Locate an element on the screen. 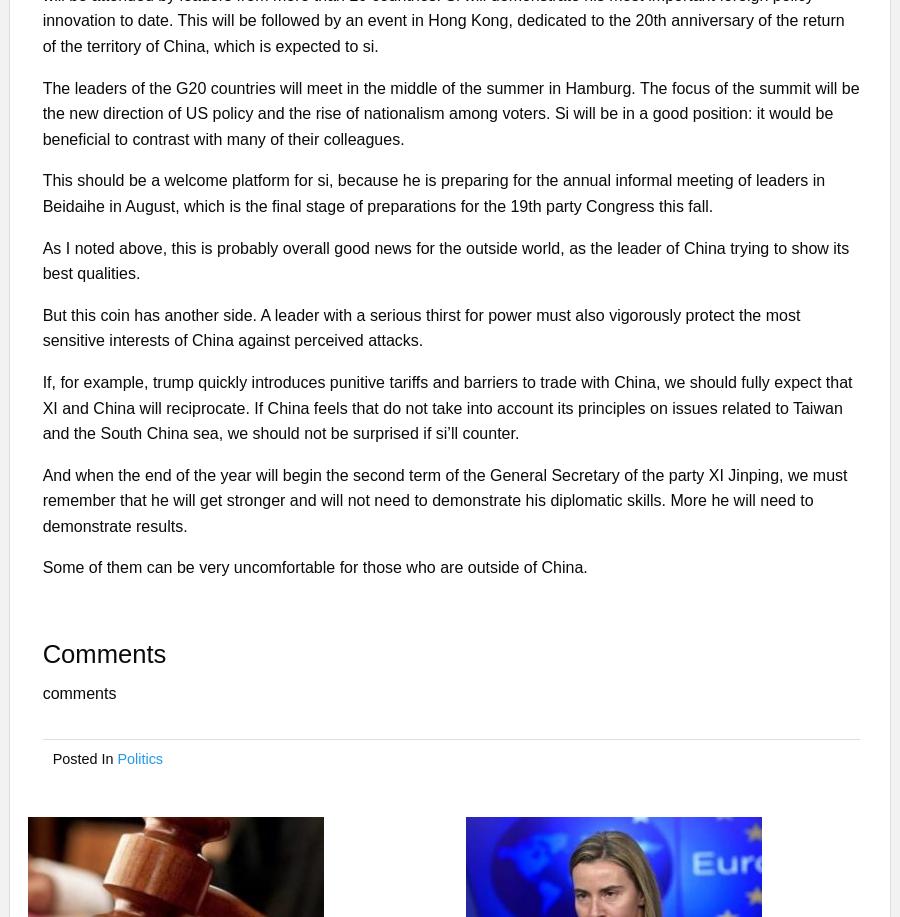 The width and height of the screenshot is (900, 917). 'The leaders of the G20 countries will meet in the middle of the summer in Hamburg. The focus of the summit will be the new direction of US policy and the rise of nationalism among voters. Si will be in a good position: it would be beneficial to contrast with many of their colleagues.' is located at coordinates (450, 111).